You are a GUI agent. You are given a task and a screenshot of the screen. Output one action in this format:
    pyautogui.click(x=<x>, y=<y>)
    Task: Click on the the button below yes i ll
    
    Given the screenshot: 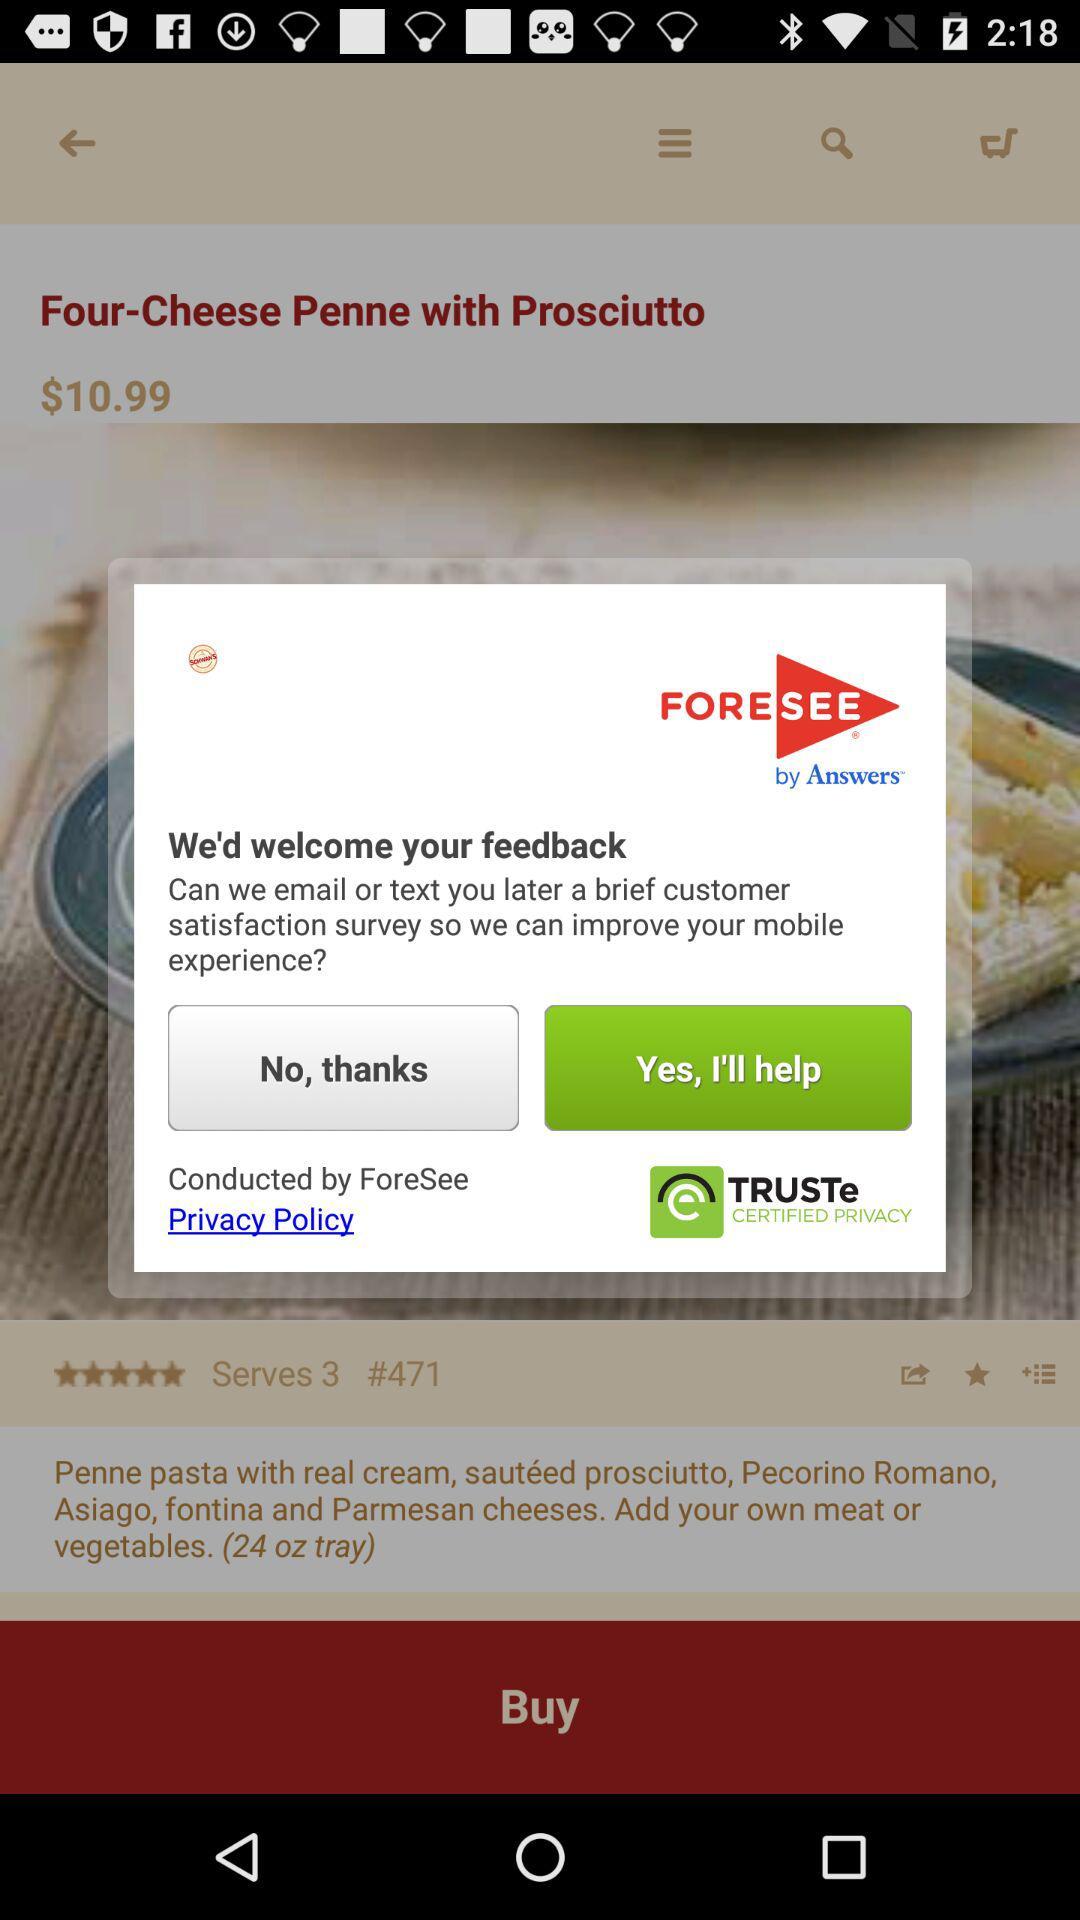 What is the action you would take?
    pyautogui.click(x=778, y=1201)
    